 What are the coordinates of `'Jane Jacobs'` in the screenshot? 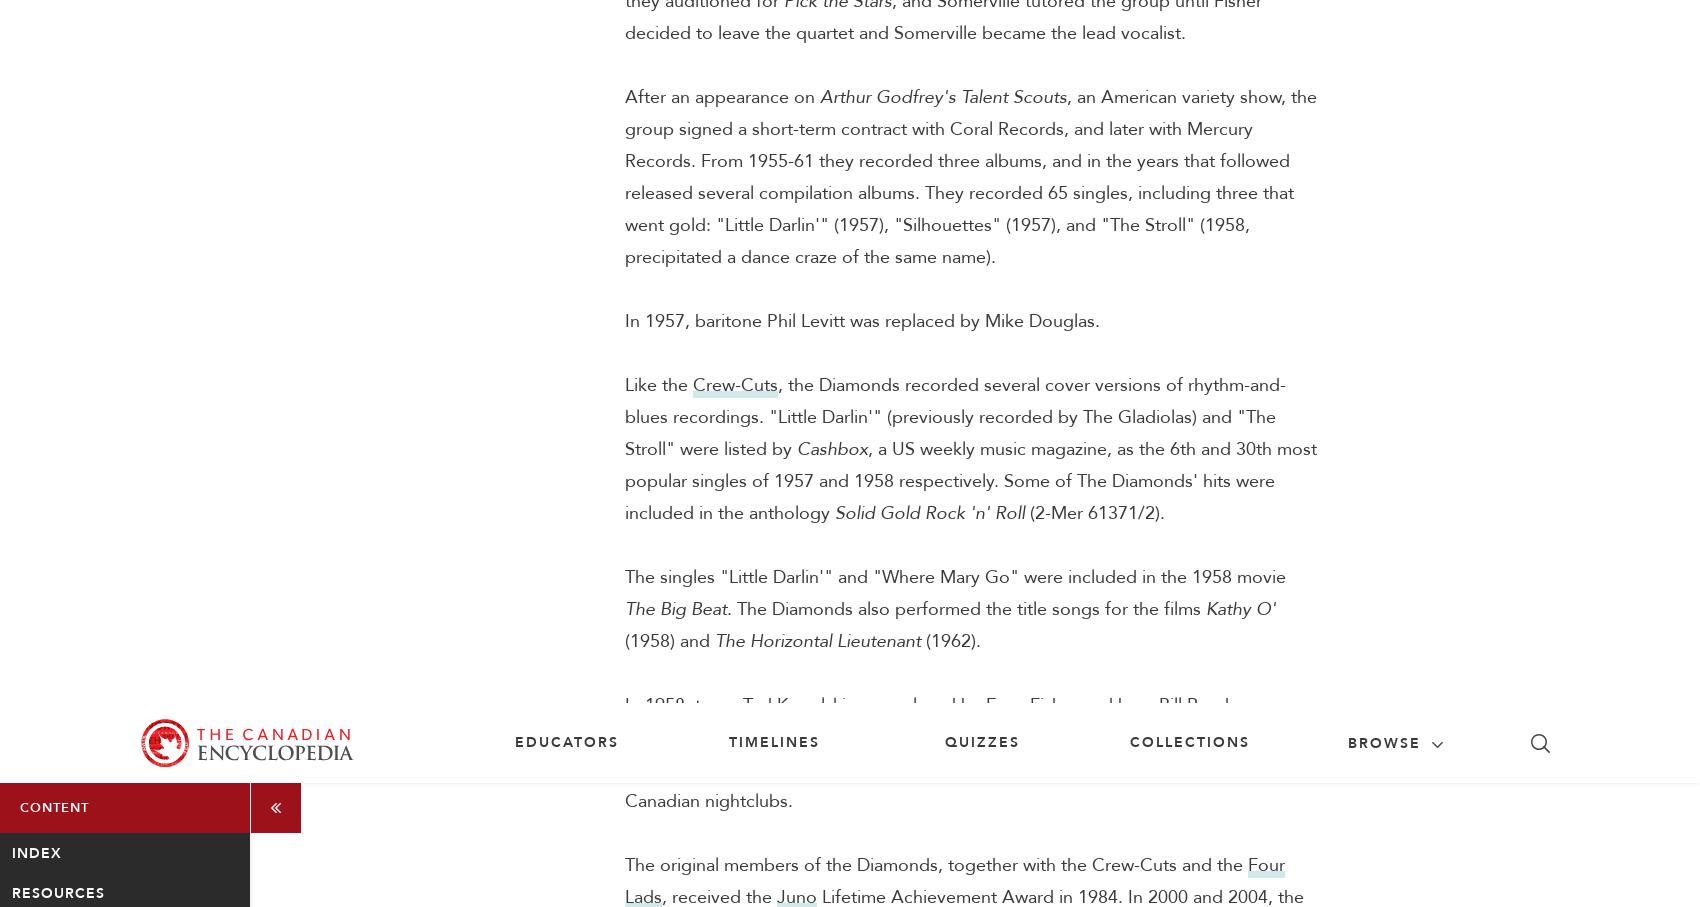 It's located at (1103, 311).